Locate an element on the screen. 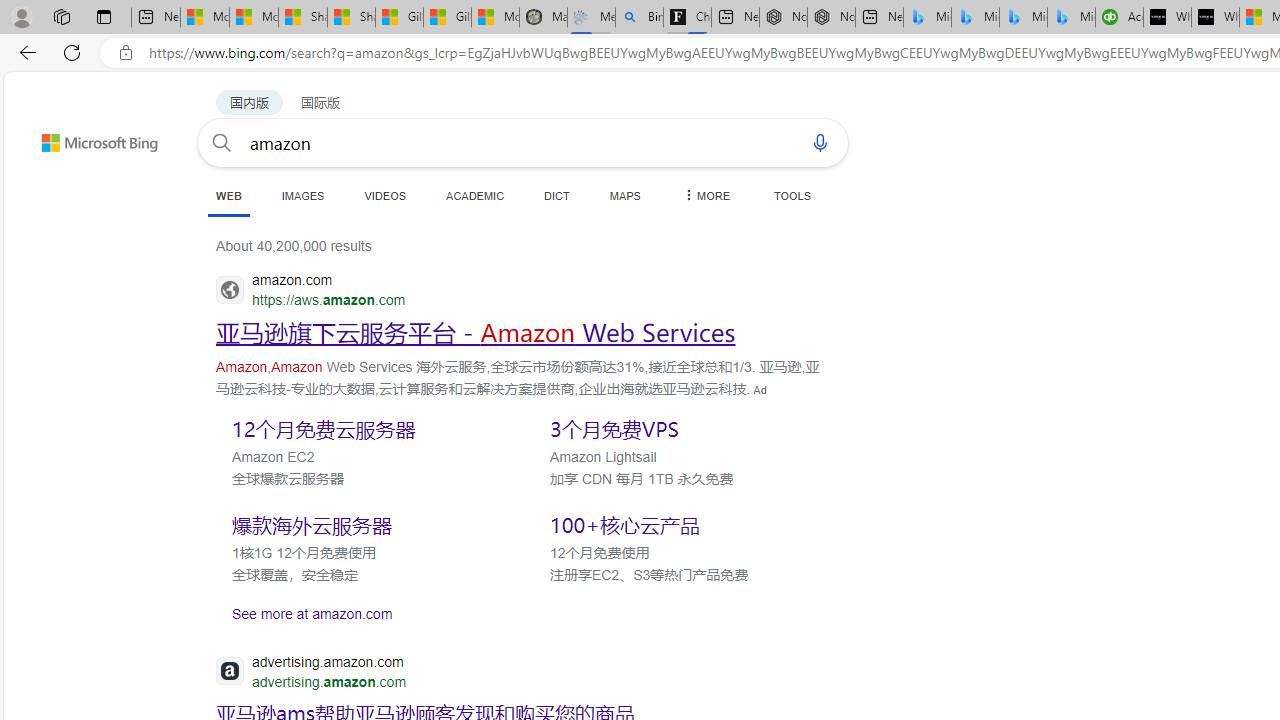 The image size is (1280, 720). 'MAPS' is located at coordinates (624, 195).